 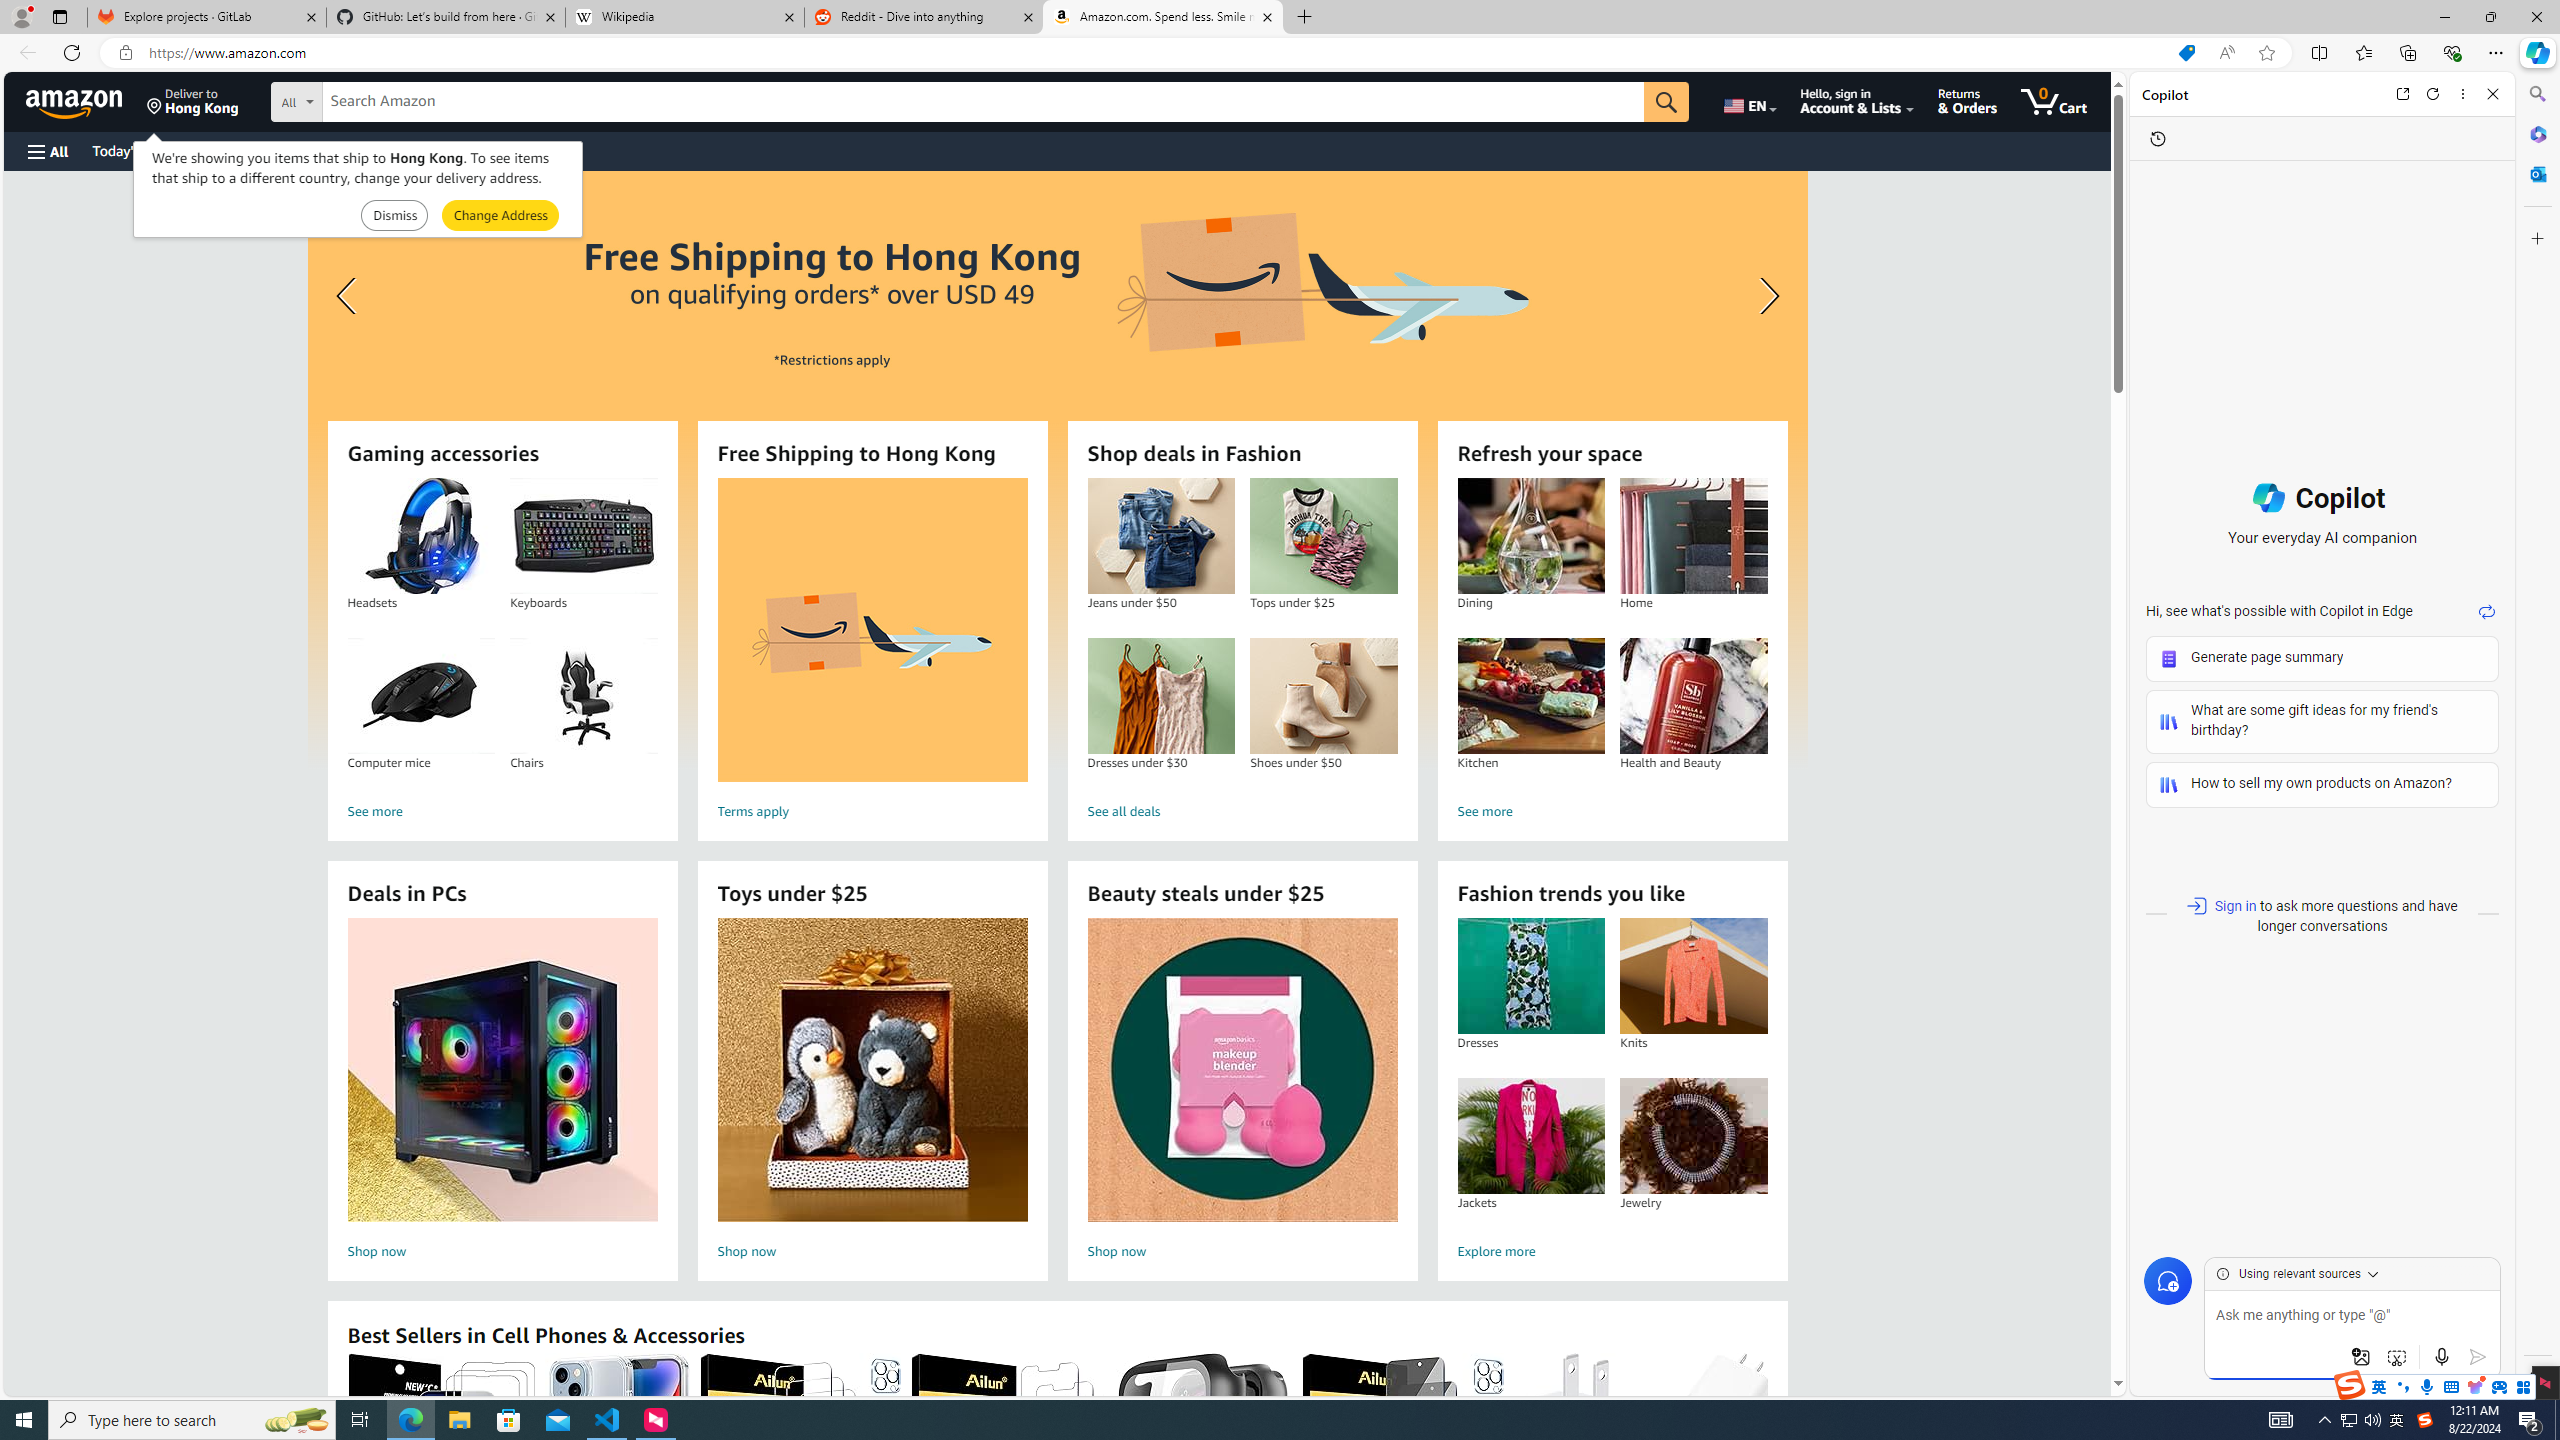 I want to click on 'Jewelry', so click(x=1692, y=1135).